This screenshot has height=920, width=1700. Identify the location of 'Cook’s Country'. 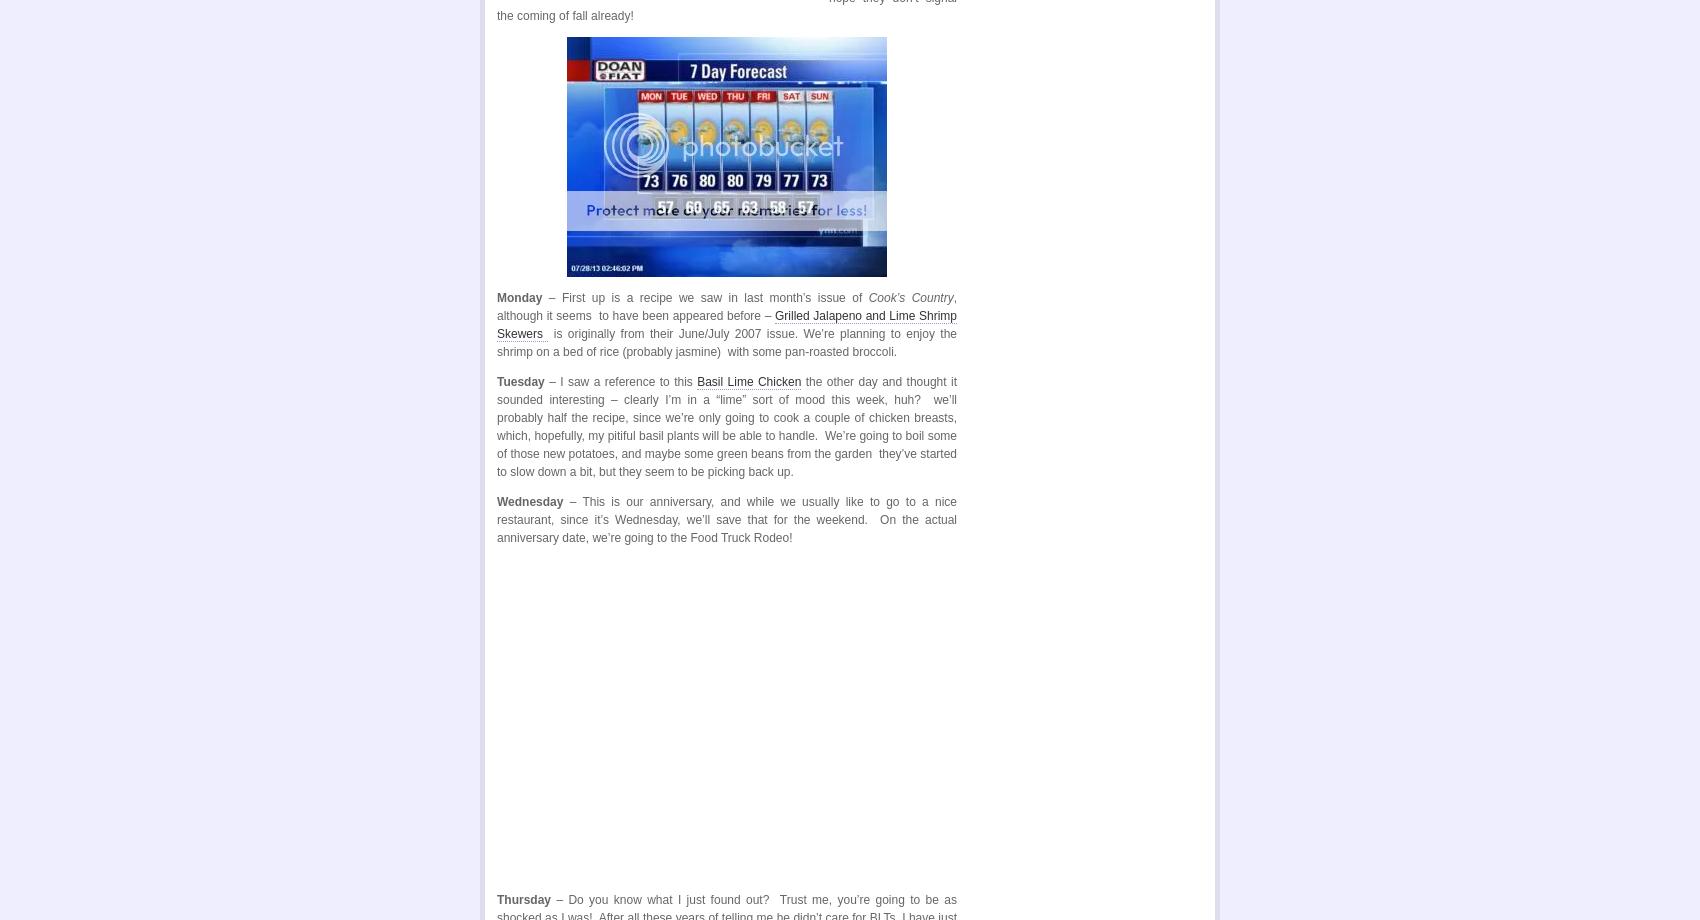
(910, 297).